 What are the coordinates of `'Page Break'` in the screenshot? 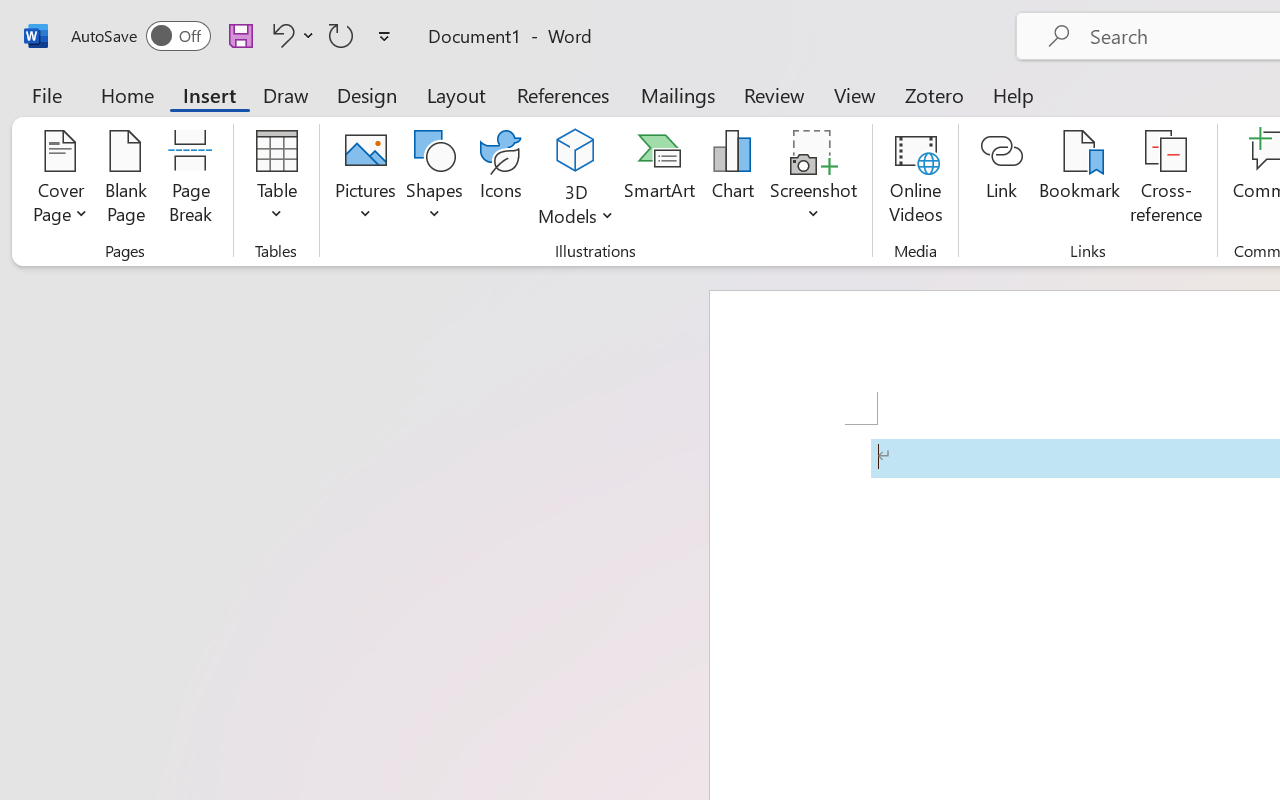 It's located at (190, 179).